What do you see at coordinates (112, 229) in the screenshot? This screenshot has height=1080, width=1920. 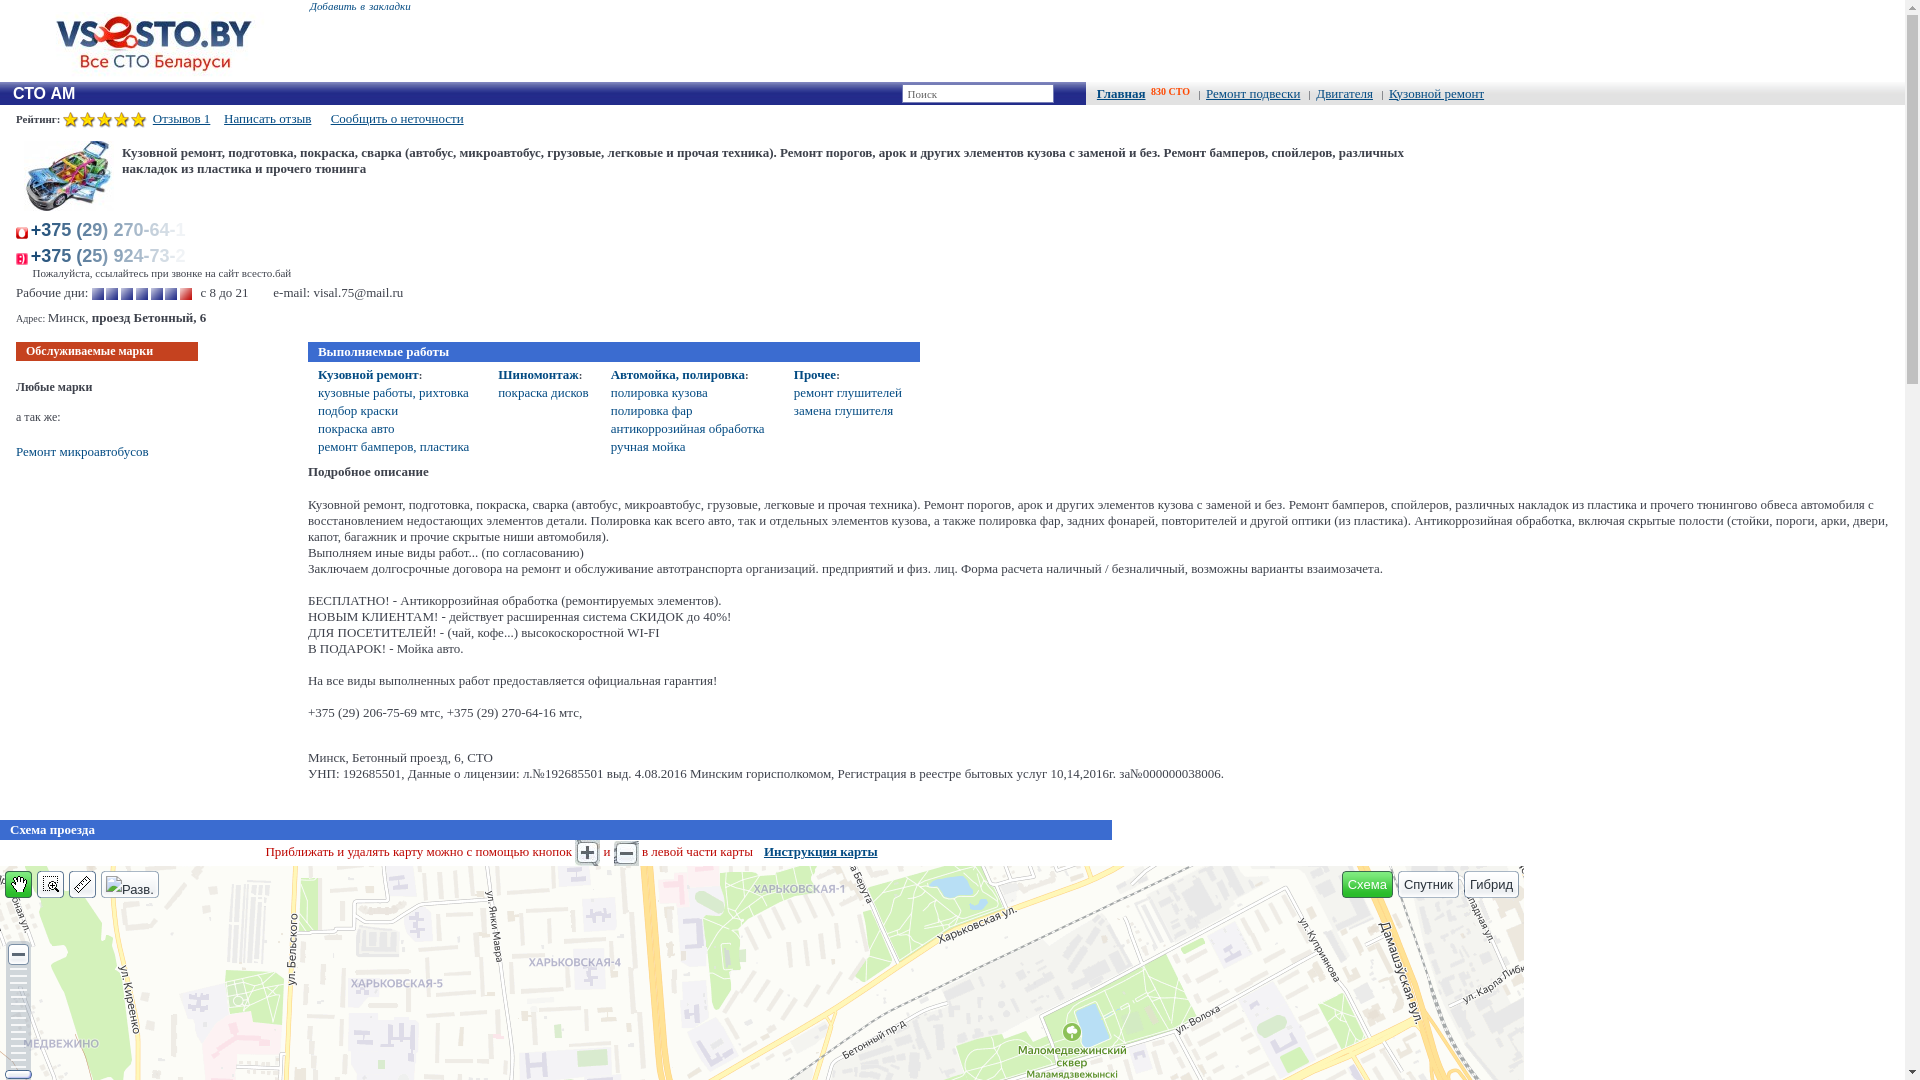 I see `'+375 (29) 270-64-1'` at bounding box center [112, 229].